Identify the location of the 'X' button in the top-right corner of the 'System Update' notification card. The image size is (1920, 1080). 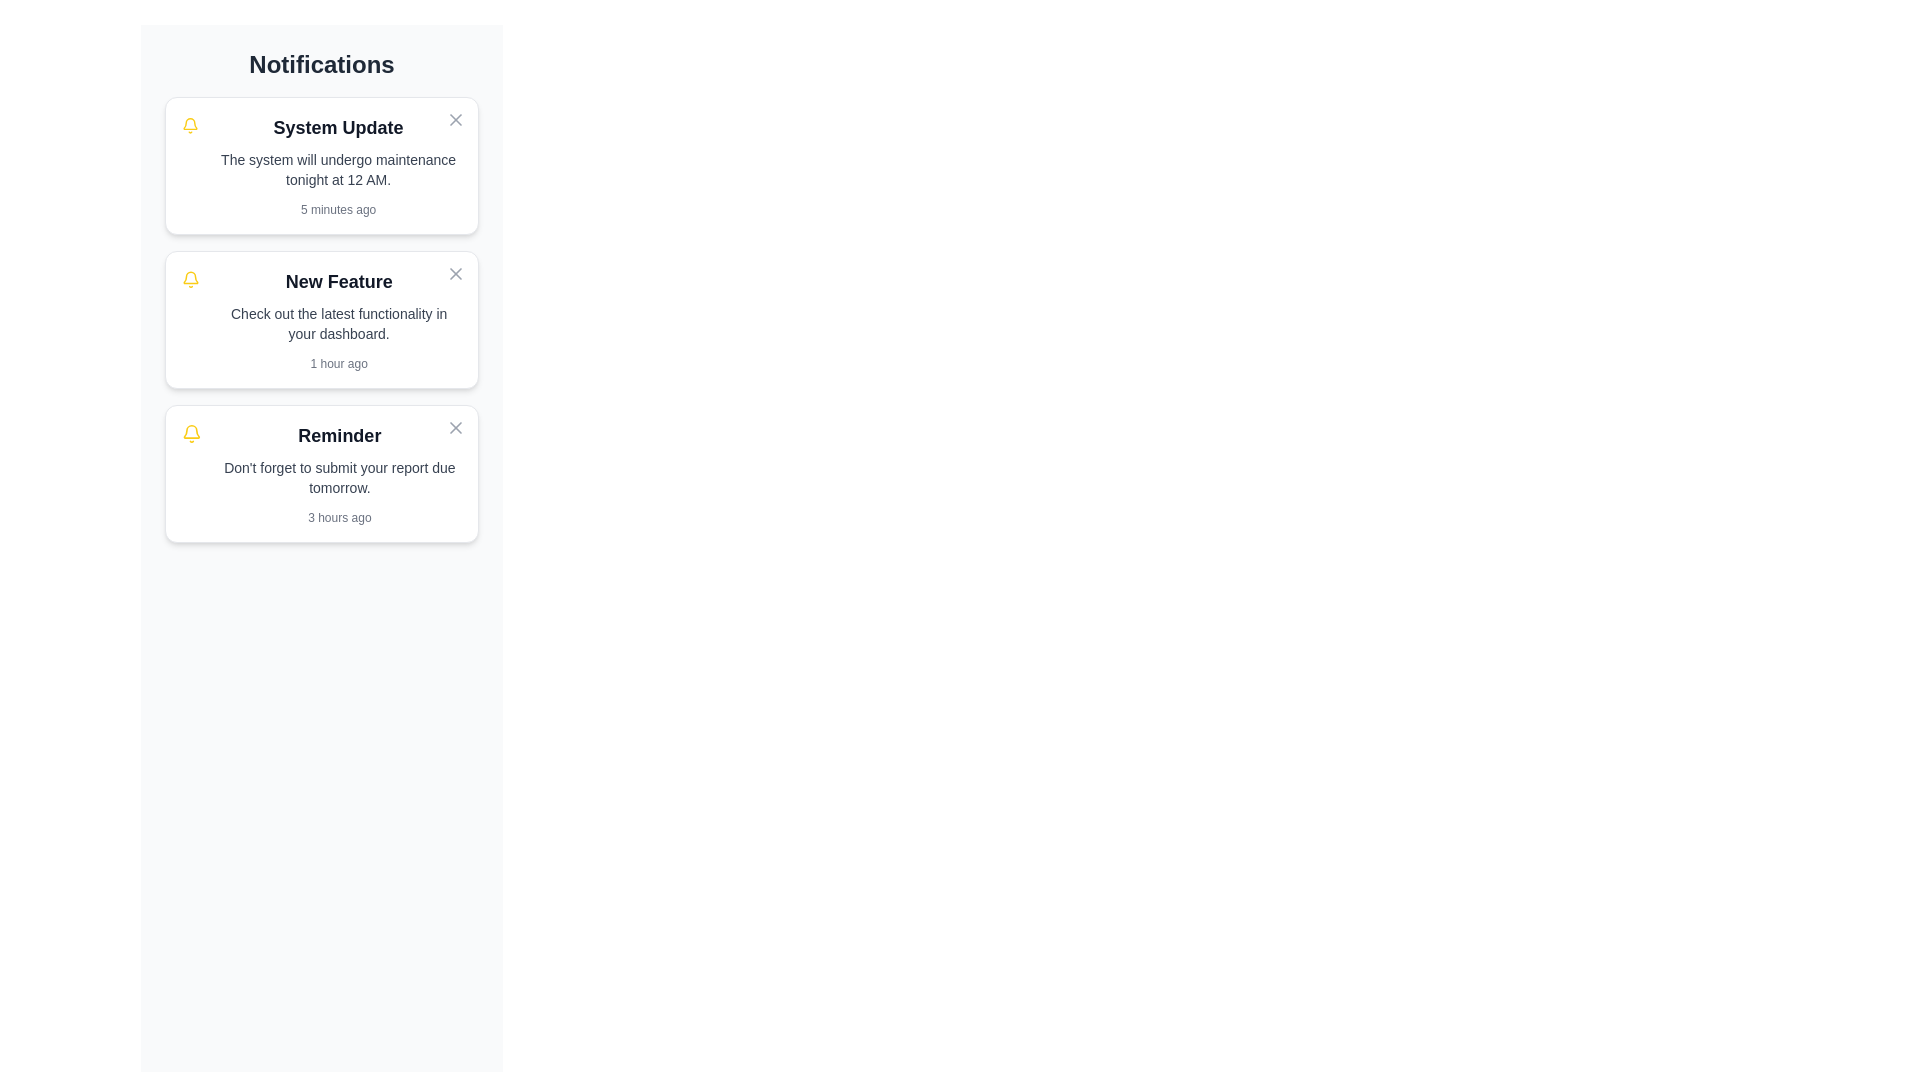
(455, 119).